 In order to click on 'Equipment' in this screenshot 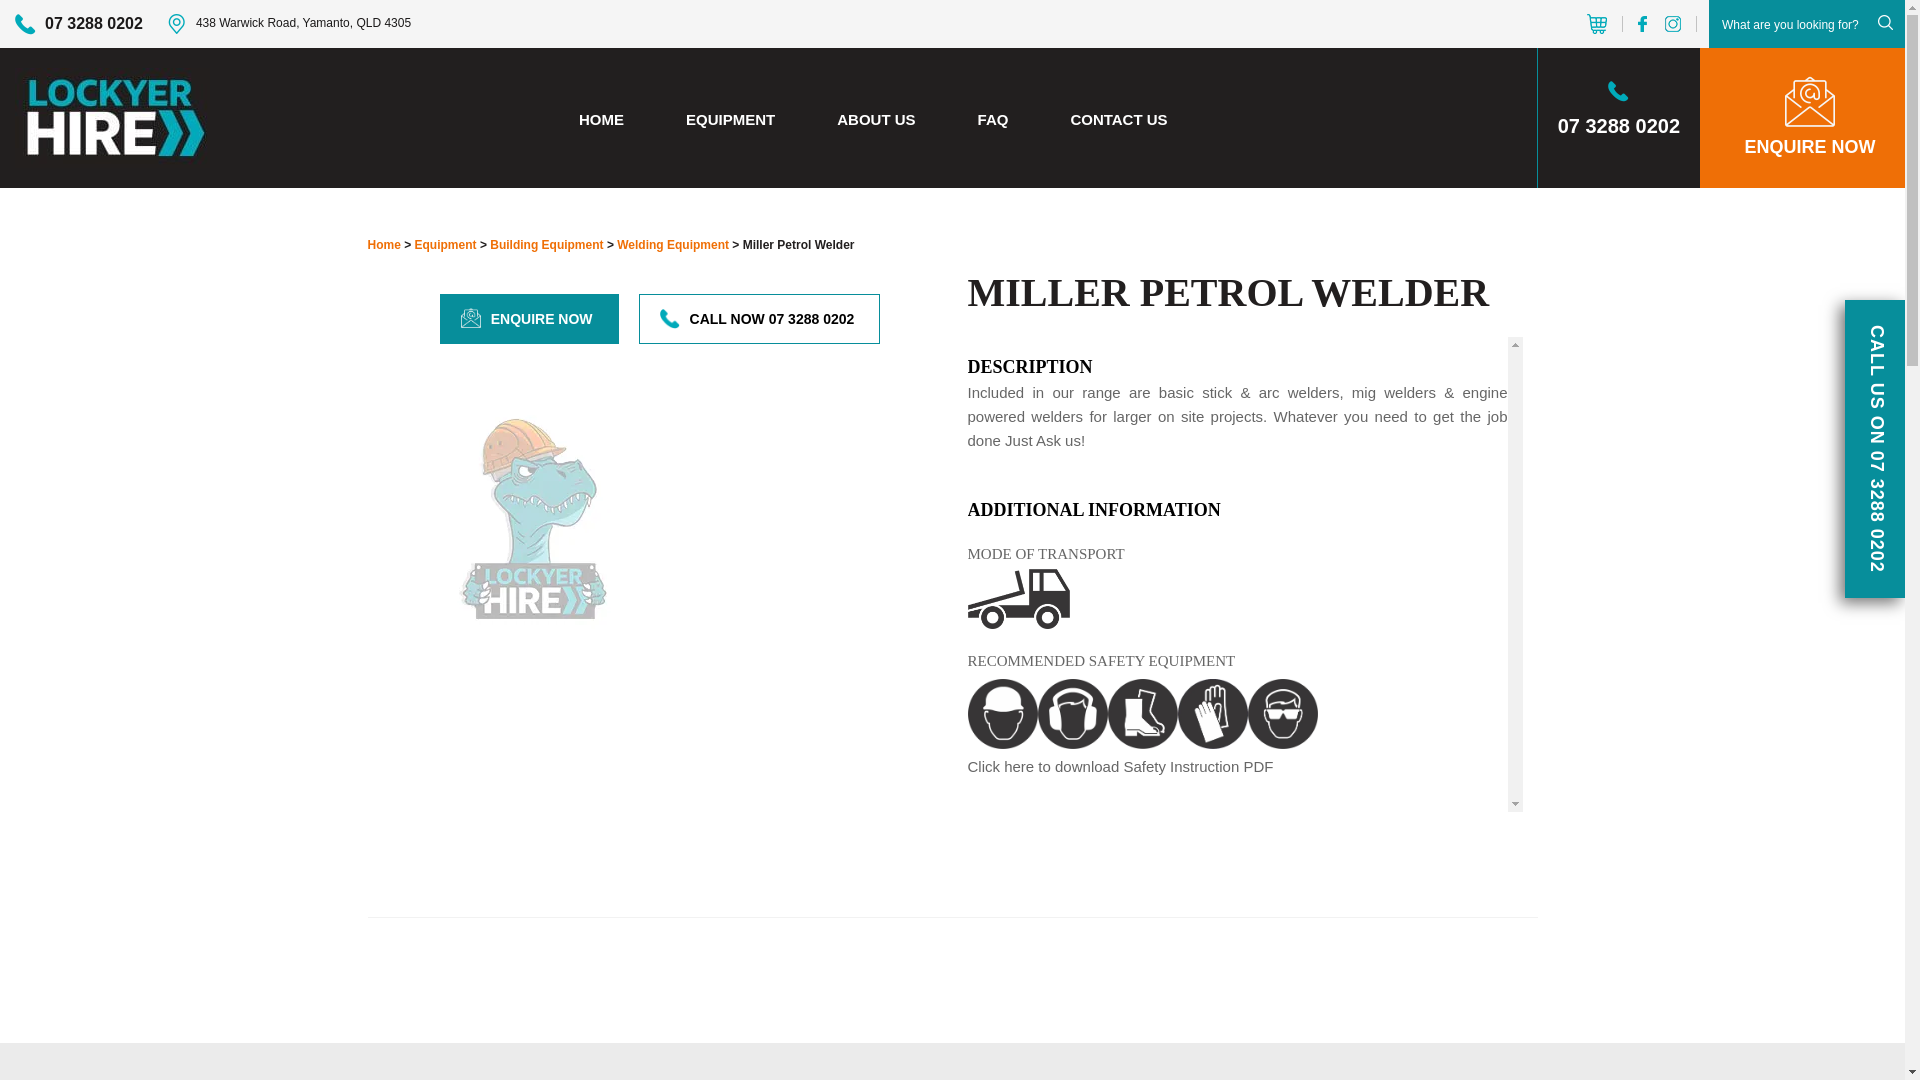, I will do `click(413, 244)`.